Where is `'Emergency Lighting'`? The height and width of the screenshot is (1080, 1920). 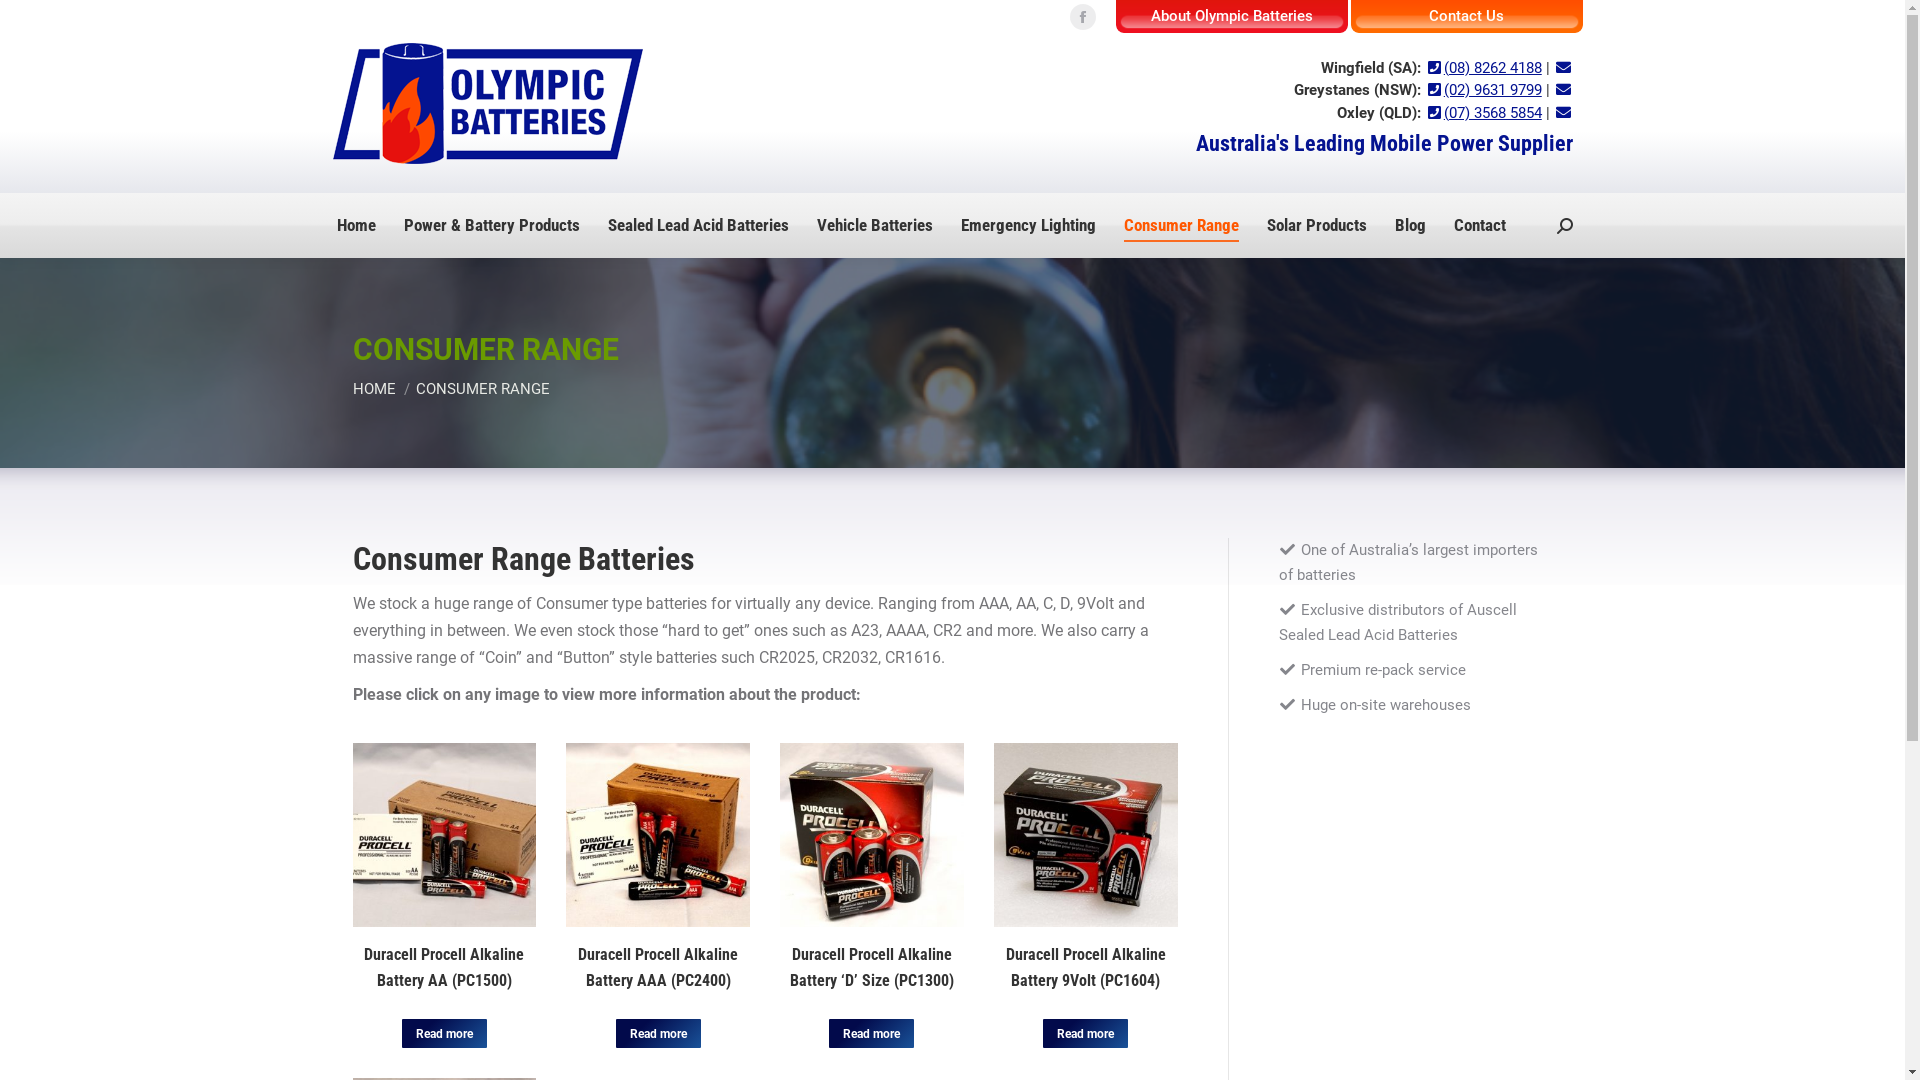 'Emergency Lighting' is located at coordinates (1027, 225).